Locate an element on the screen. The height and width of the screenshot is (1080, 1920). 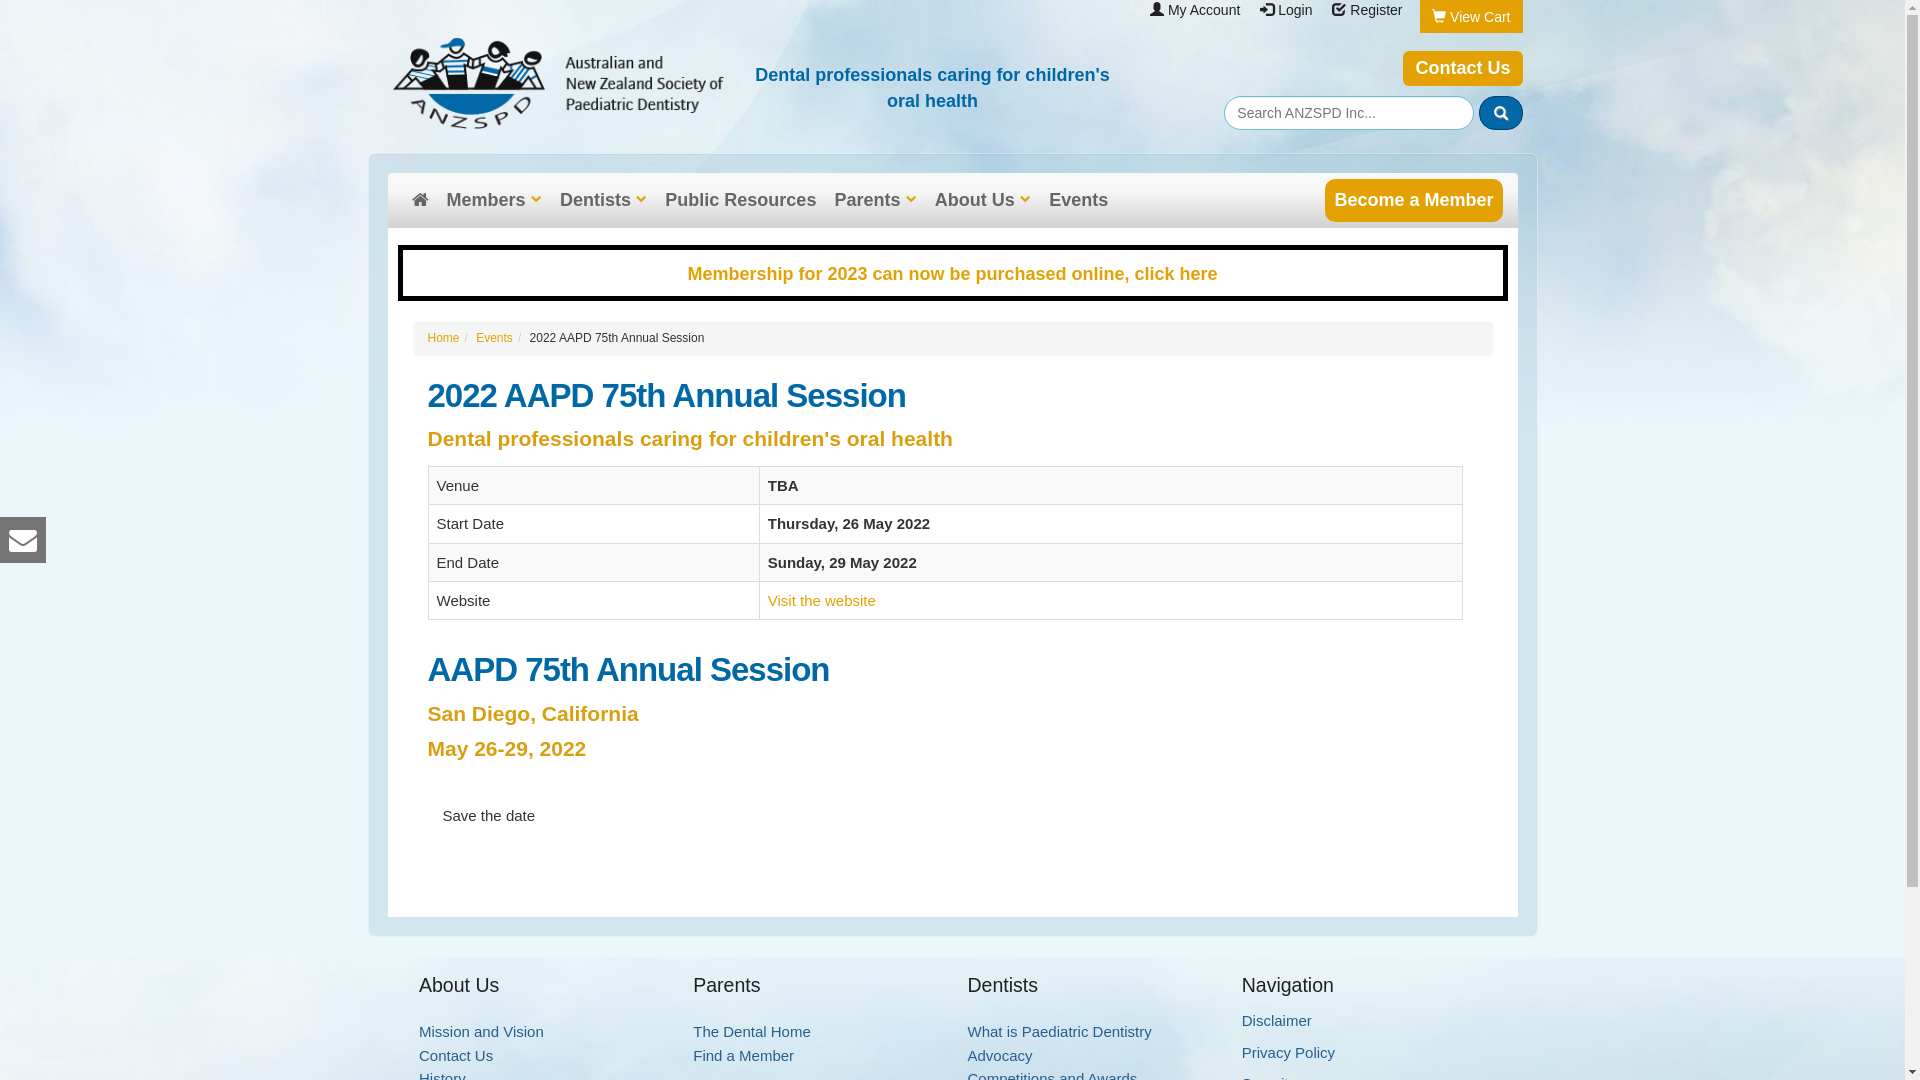
'Public Resources' is located at coordinates (739, 200).